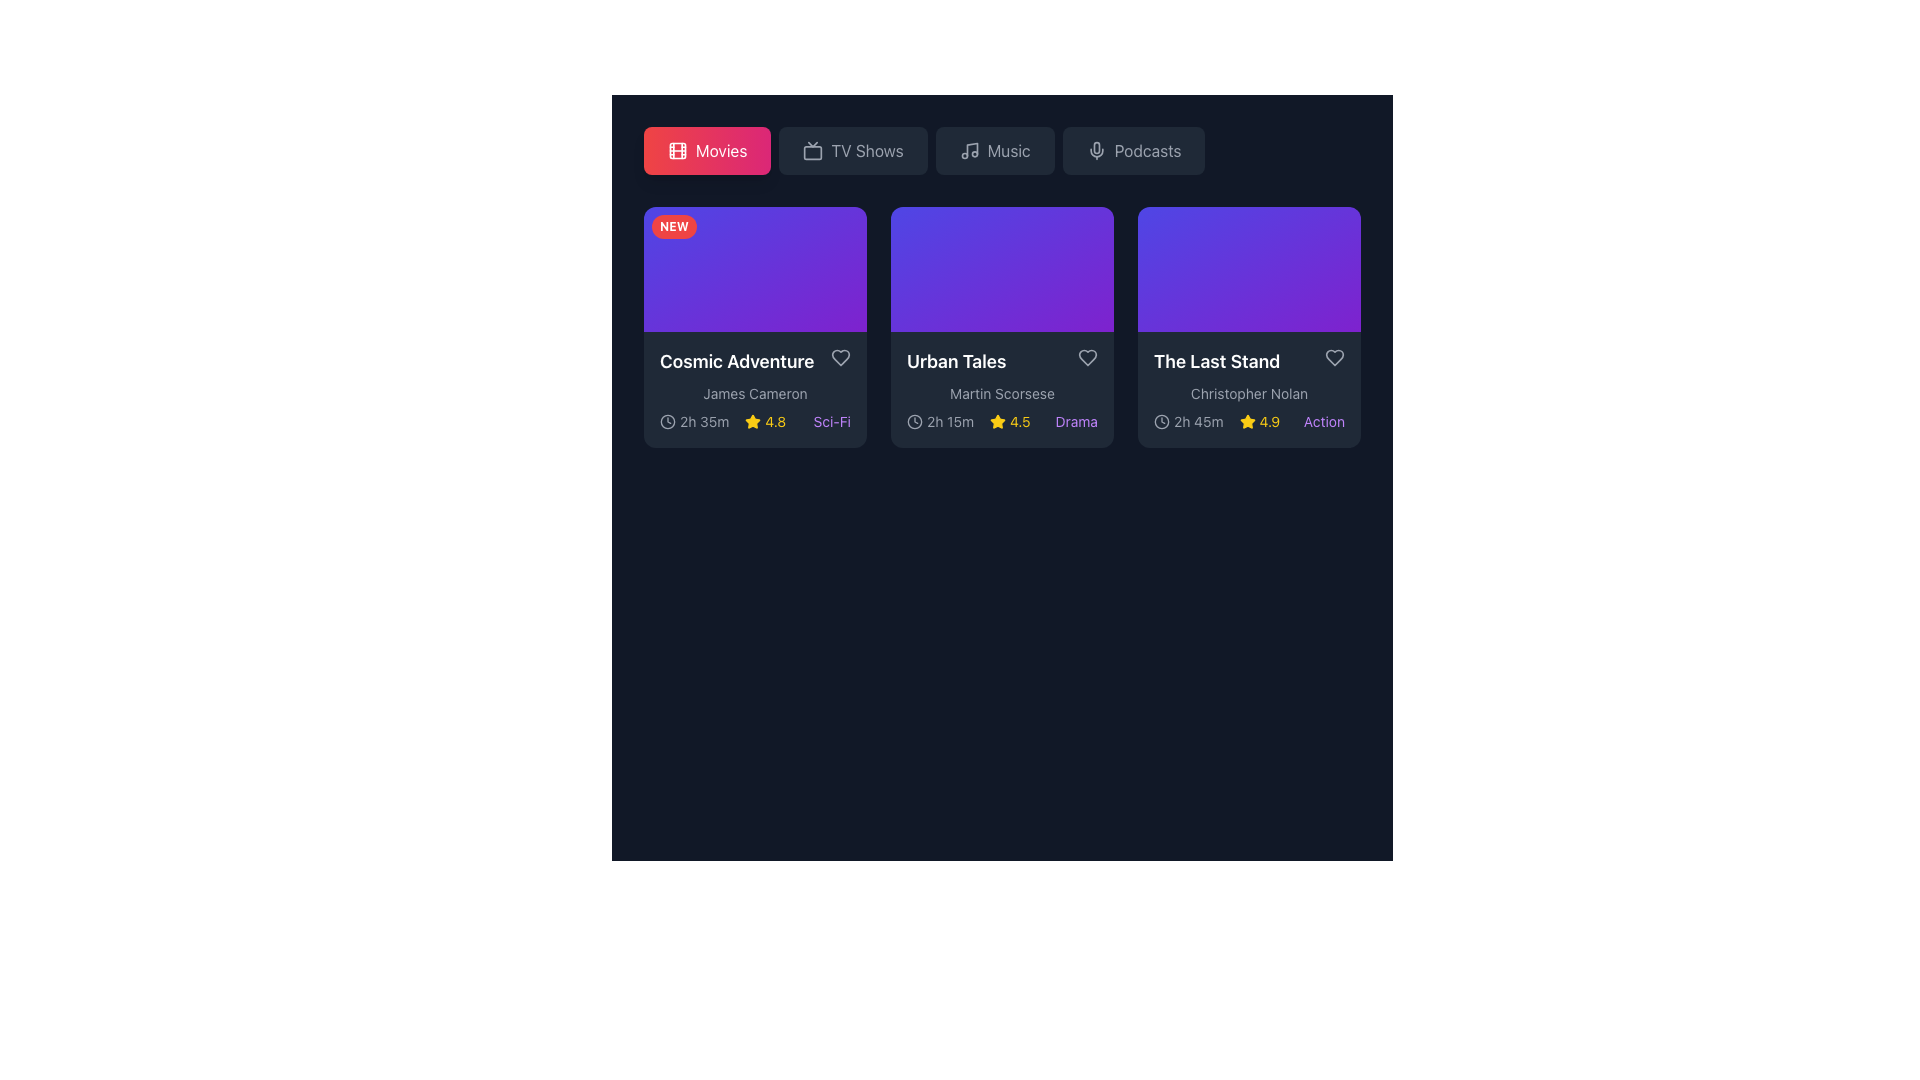 The width and height of the screenshot is (1920, 1080). I want to click on the 'New' label or badge located at the top-left corner of the 'Cosmic Adventure' content card, so click(674, 226).